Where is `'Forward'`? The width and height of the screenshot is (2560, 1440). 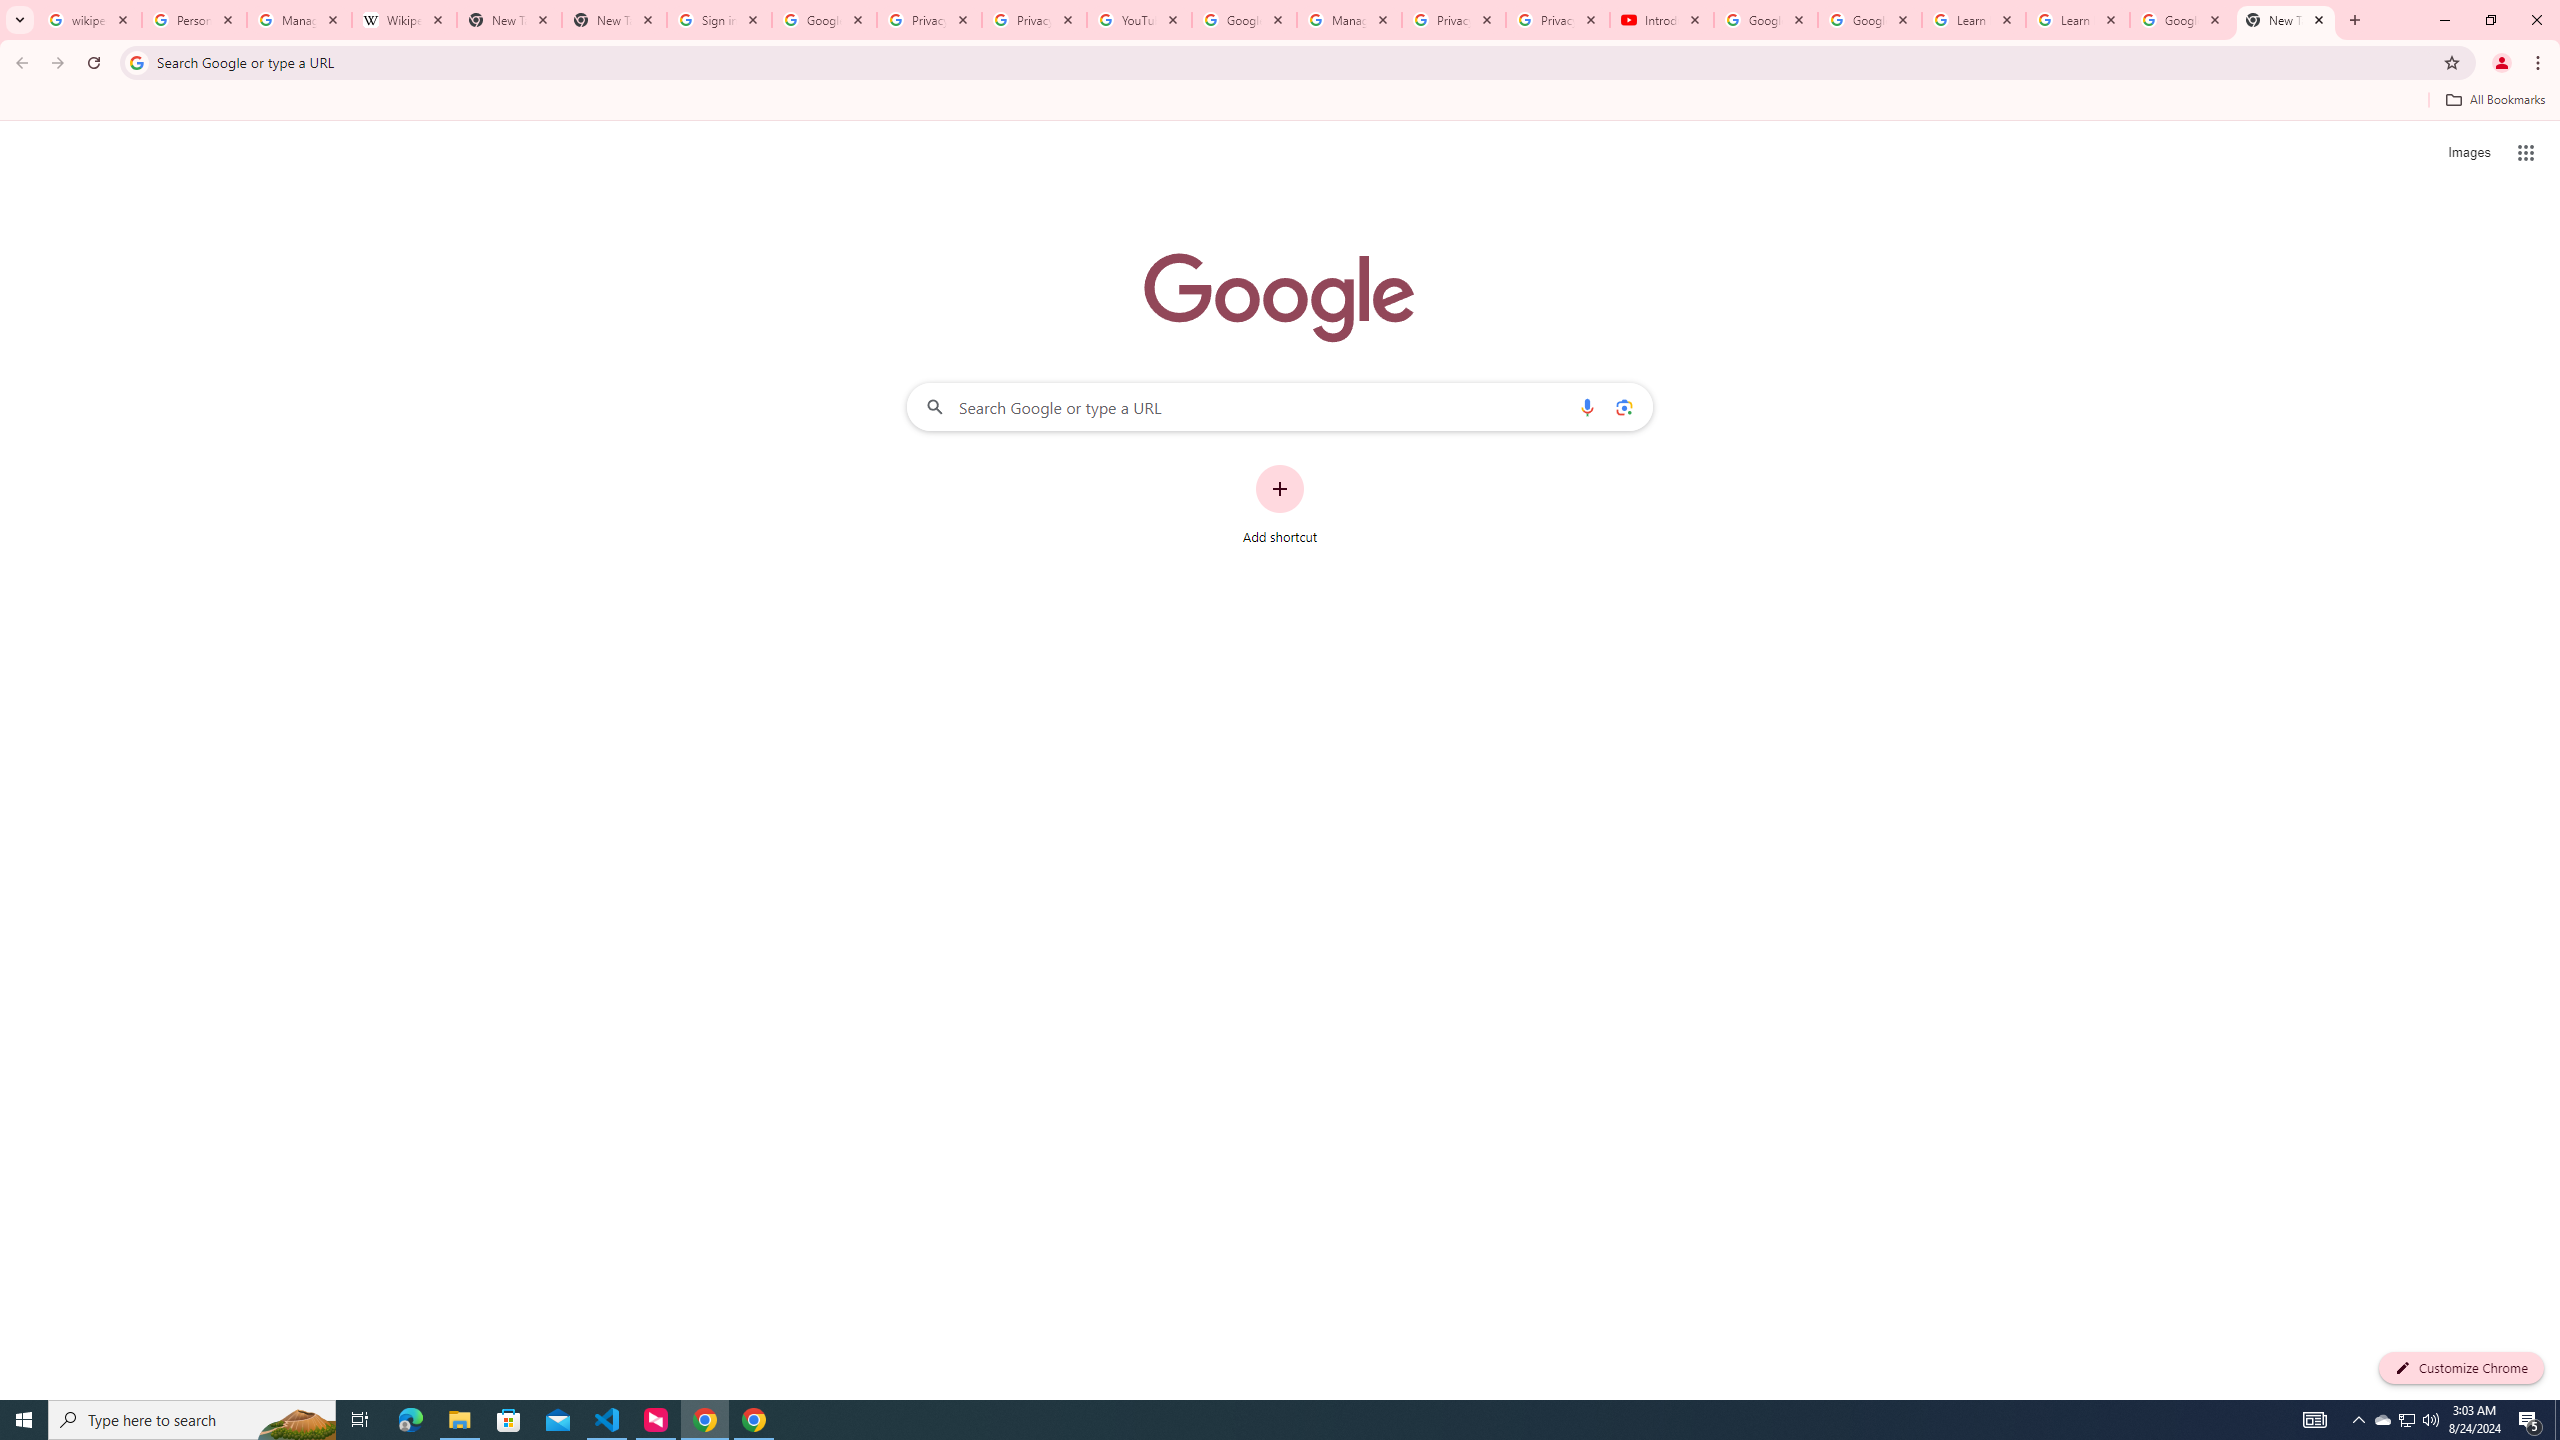 'Forward' is located at coordinates (57, 62).